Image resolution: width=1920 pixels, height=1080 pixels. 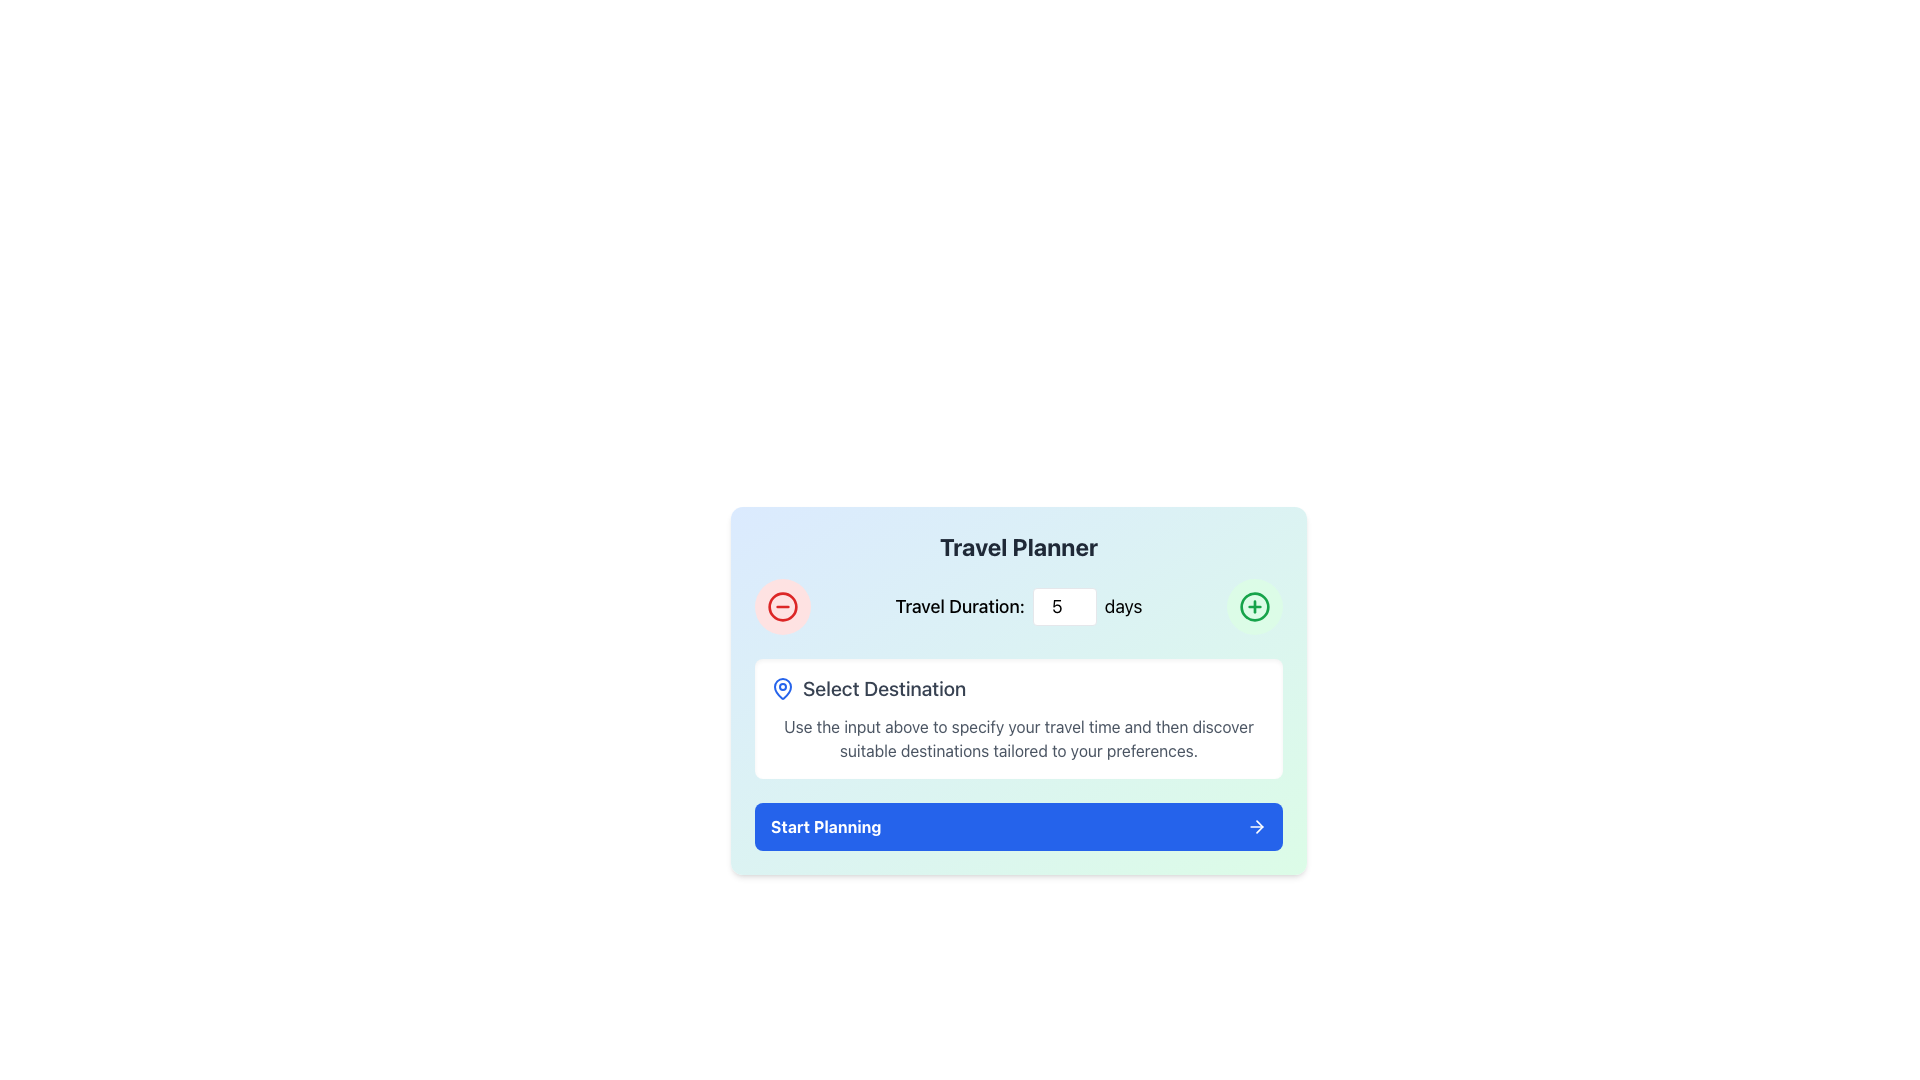 What do you see at coordinates (1018, 739) in the screenshot?
I see `the instructional static text located underneath the 'Select Destination' header, positioned just above the blue 'Start Planning' button` at bounding box center [1018, 739].